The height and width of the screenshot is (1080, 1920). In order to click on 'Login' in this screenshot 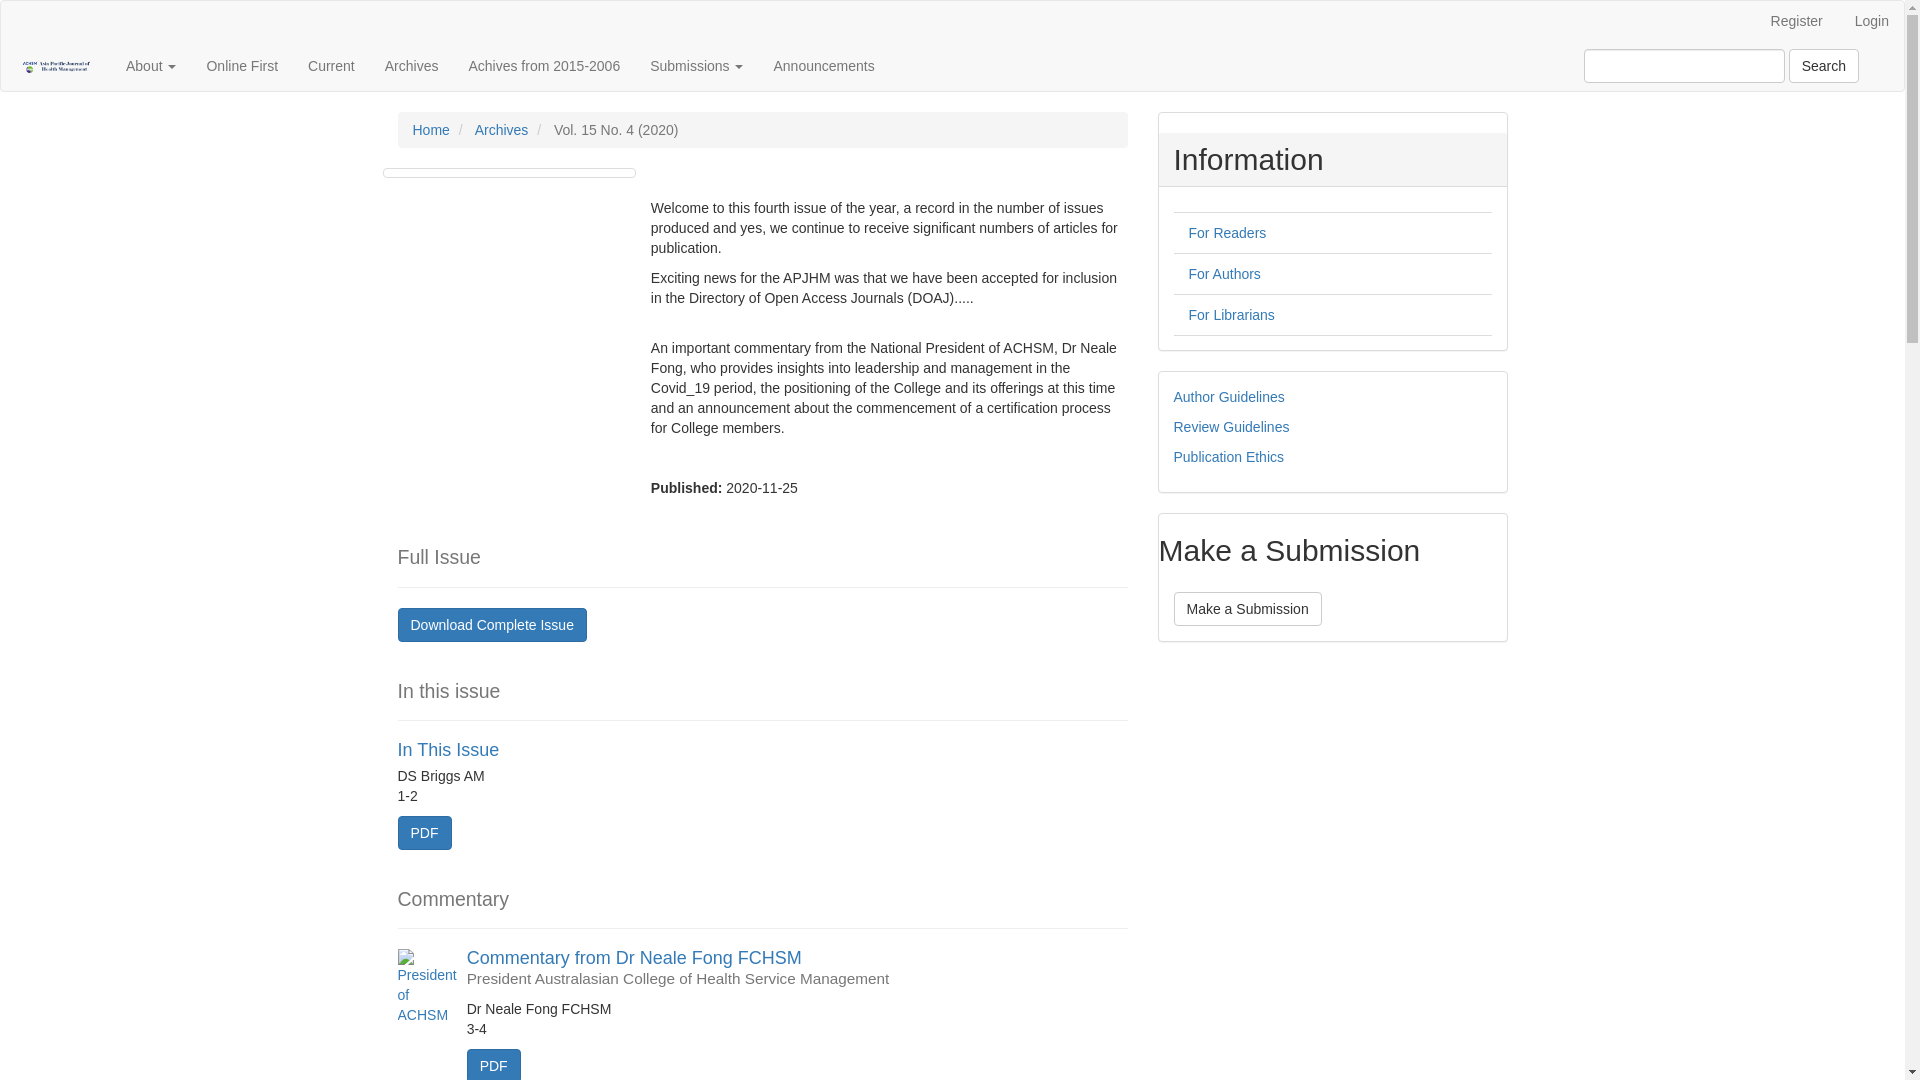, I will do `click(1871, 20)`.